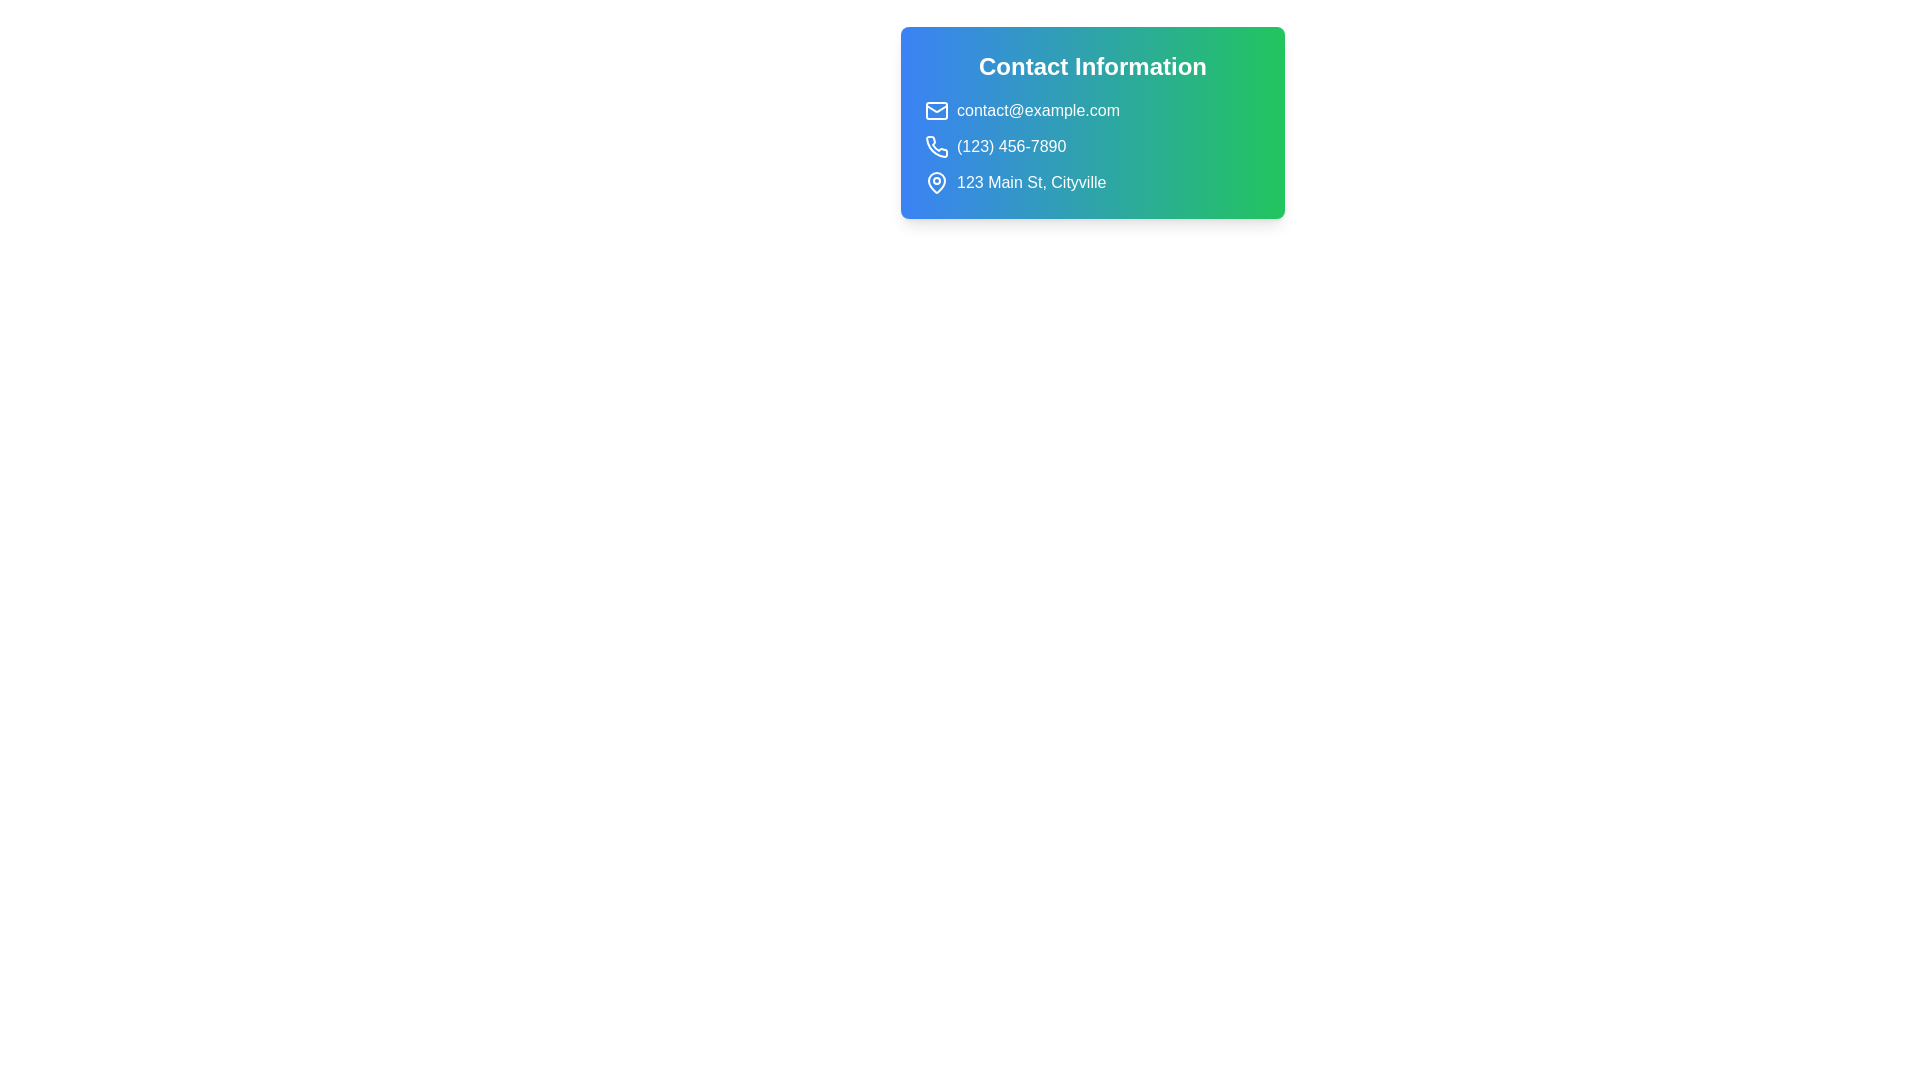 This screenshot has width=1920, height=1080. Describe the element at coordinates (935, 182) in the screenshot. I see `the map pin icon located to the left of the address '123 Main St, Cityville' in the vertical list of contact details` at that location.